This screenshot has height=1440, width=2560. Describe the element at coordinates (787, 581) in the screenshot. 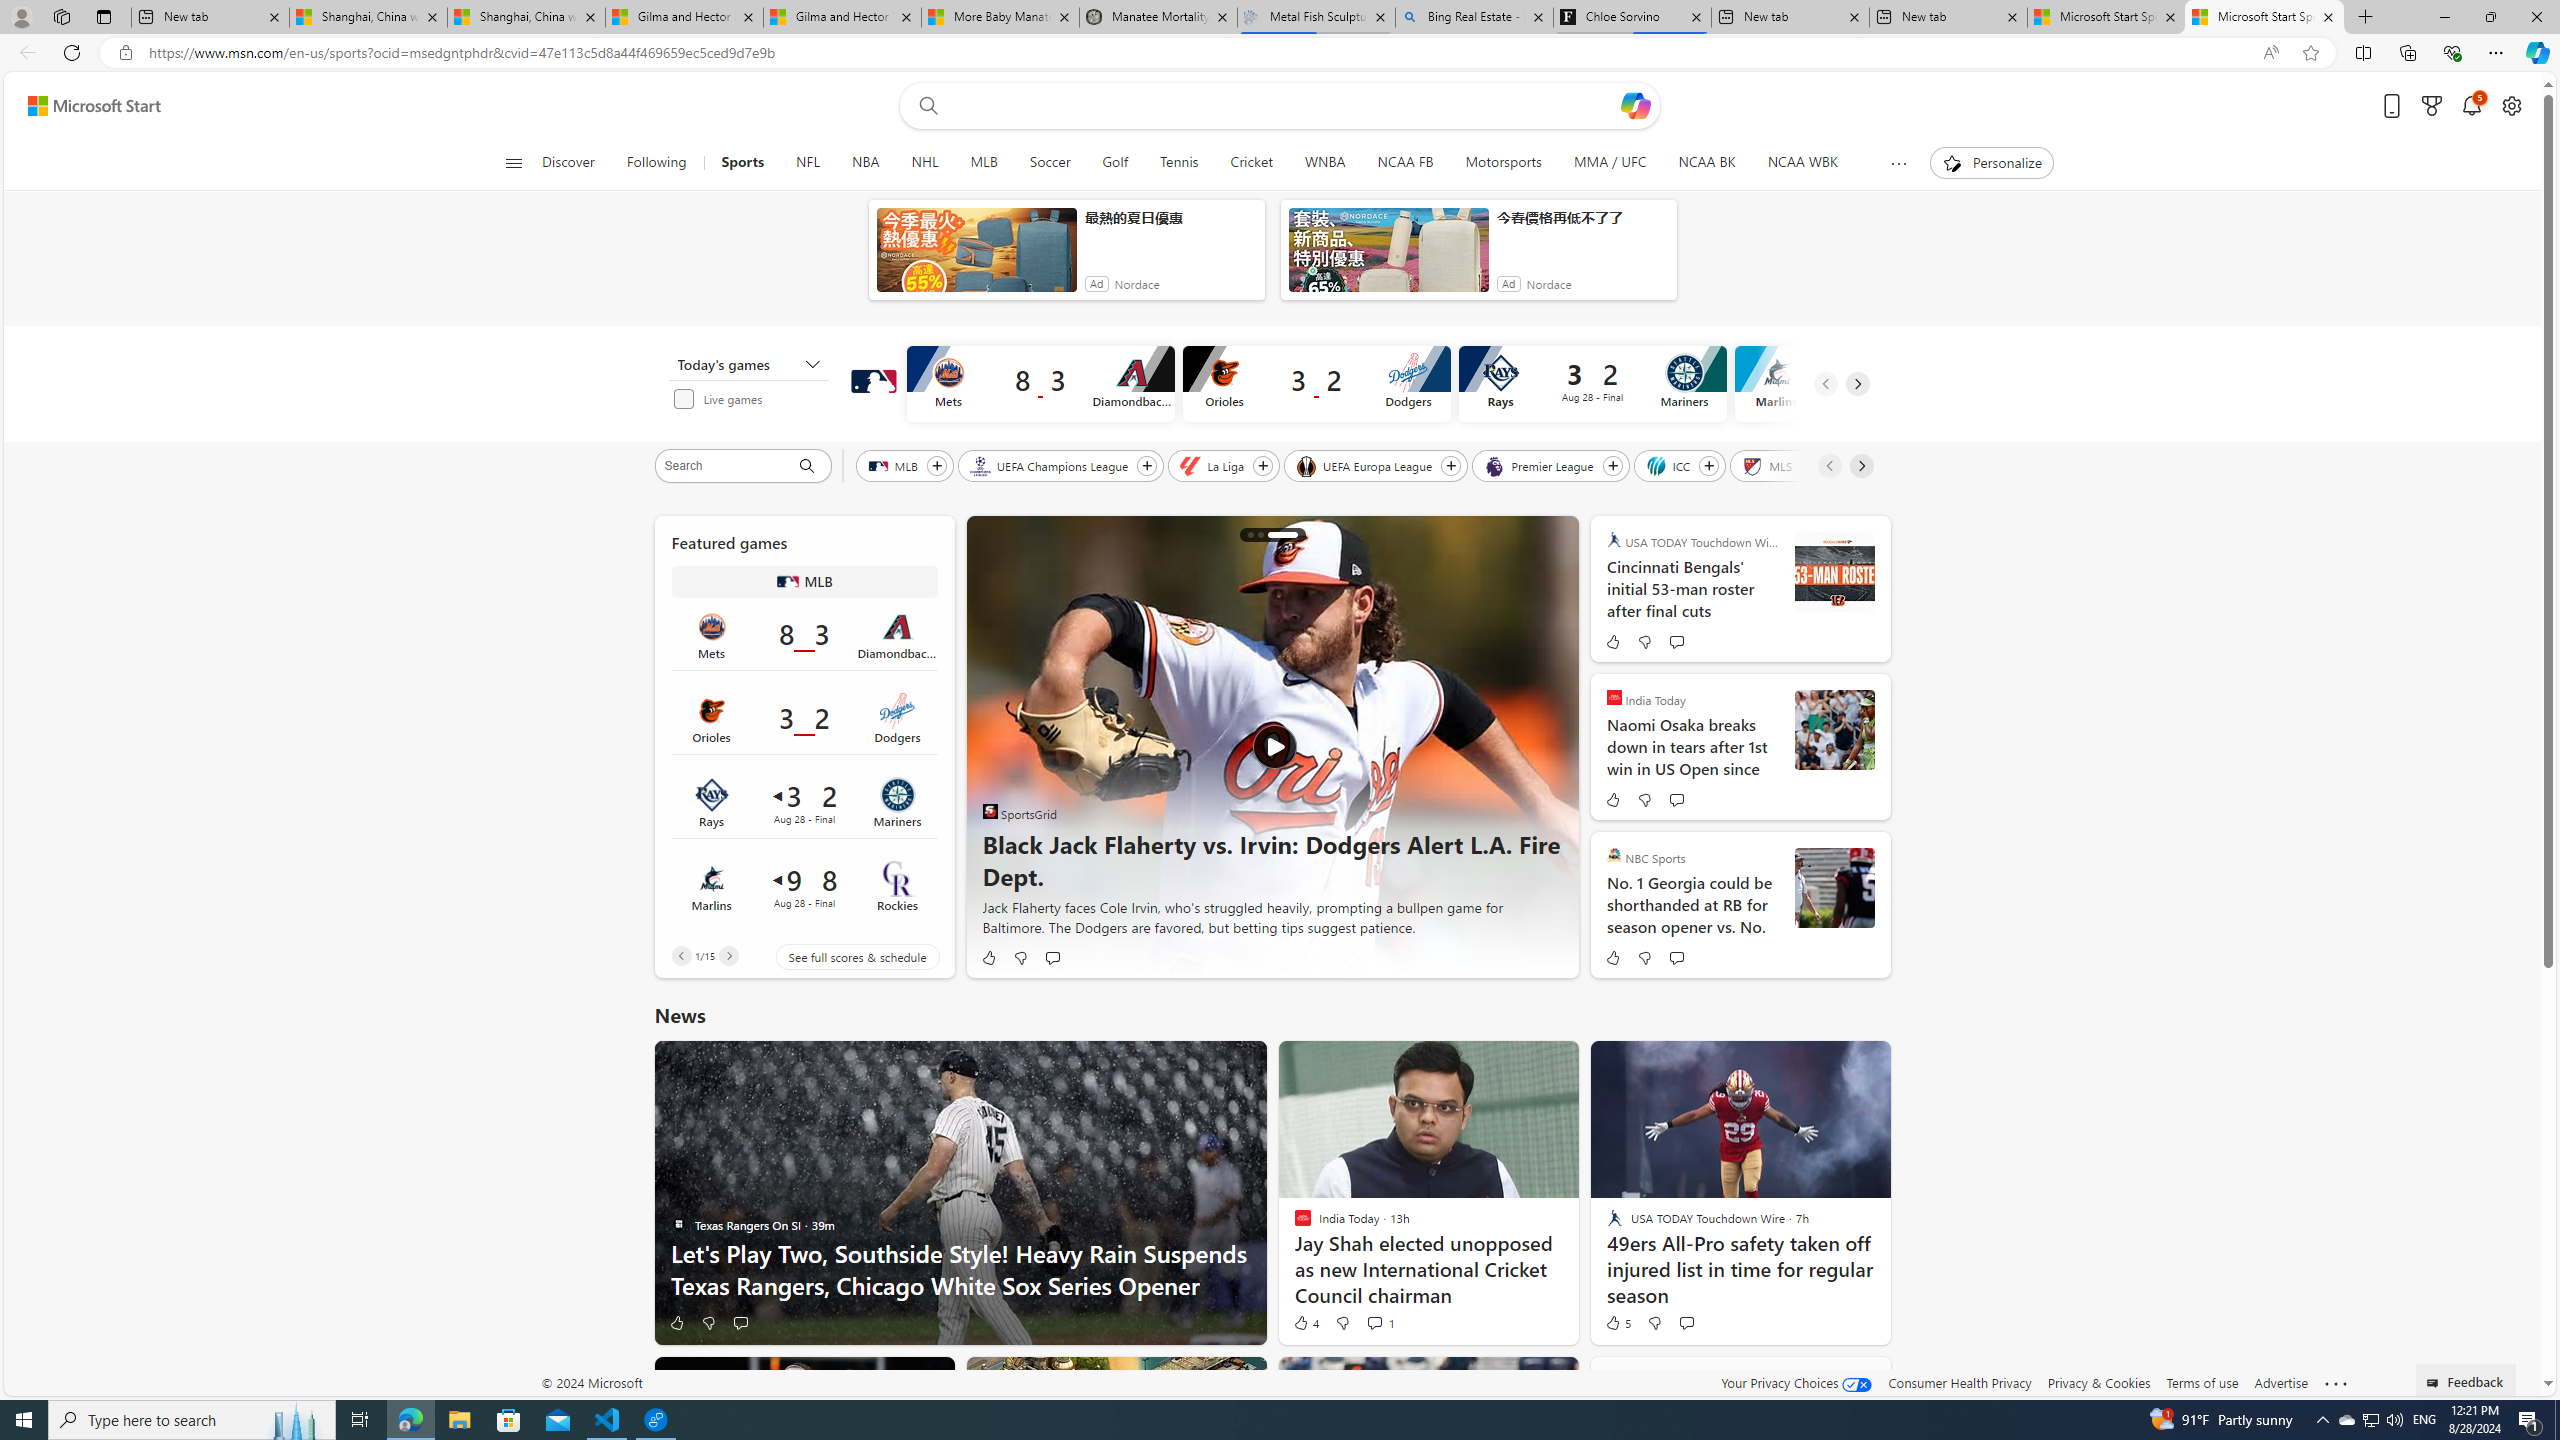

I see `'MLB'` at that location.